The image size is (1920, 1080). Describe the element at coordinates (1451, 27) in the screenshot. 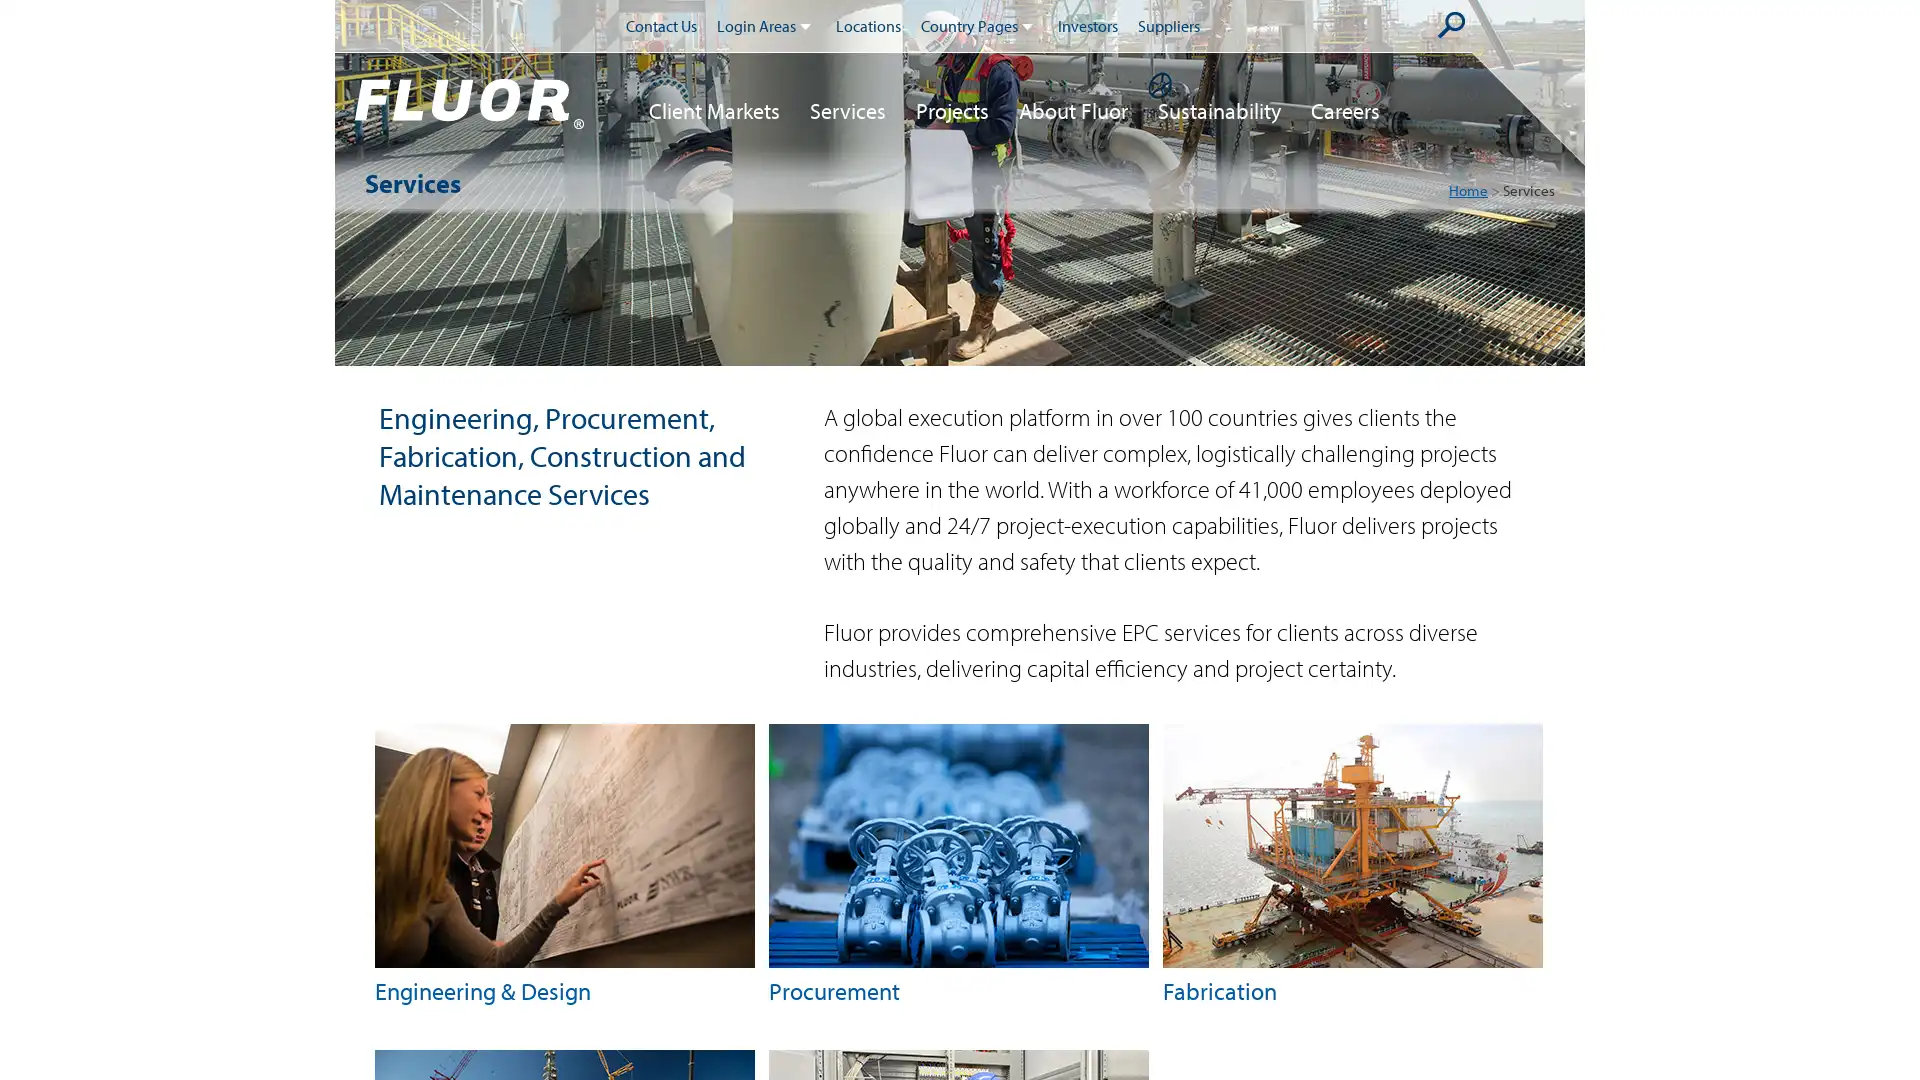

I see `Submit Search` at that location.